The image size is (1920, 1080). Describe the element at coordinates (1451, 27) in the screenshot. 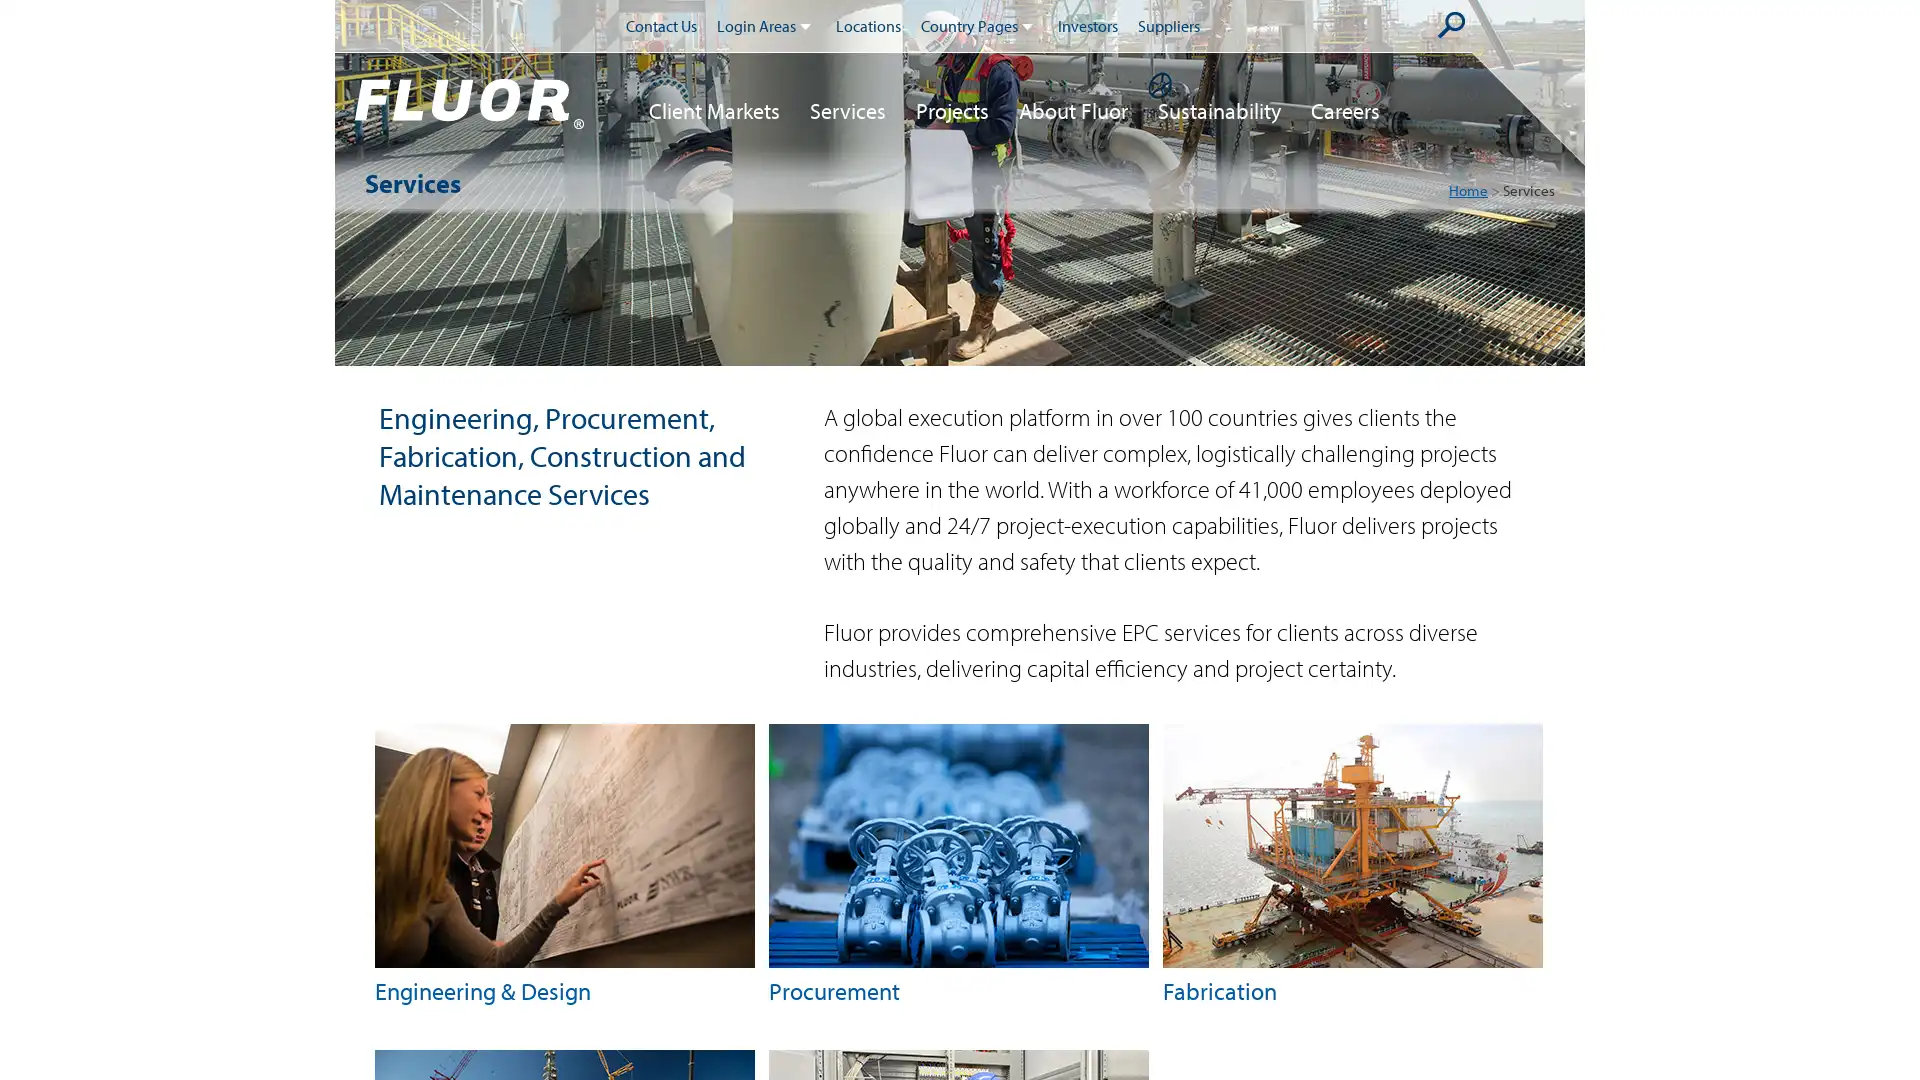

I see `Submit Search` at that location.